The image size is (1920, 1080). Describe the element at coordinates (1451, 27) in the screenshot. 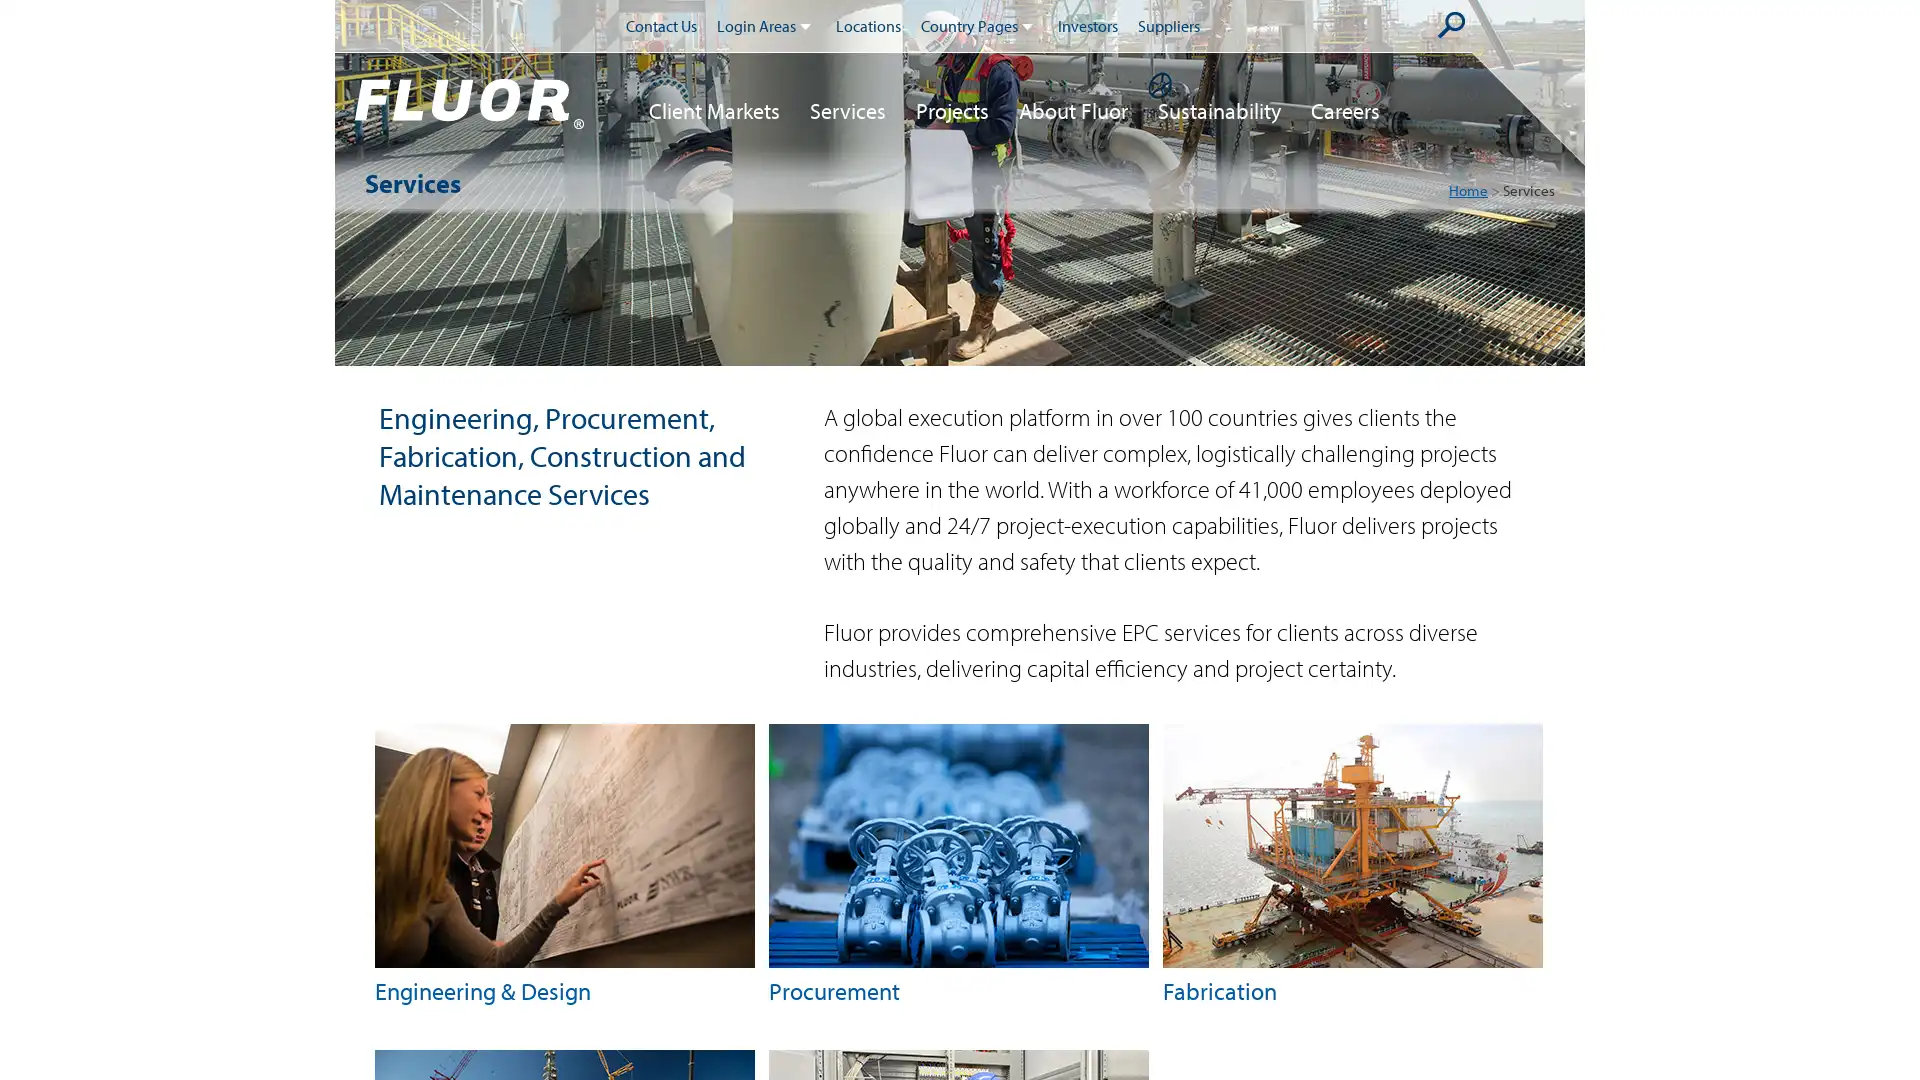

I see `Submit Search` at that location.